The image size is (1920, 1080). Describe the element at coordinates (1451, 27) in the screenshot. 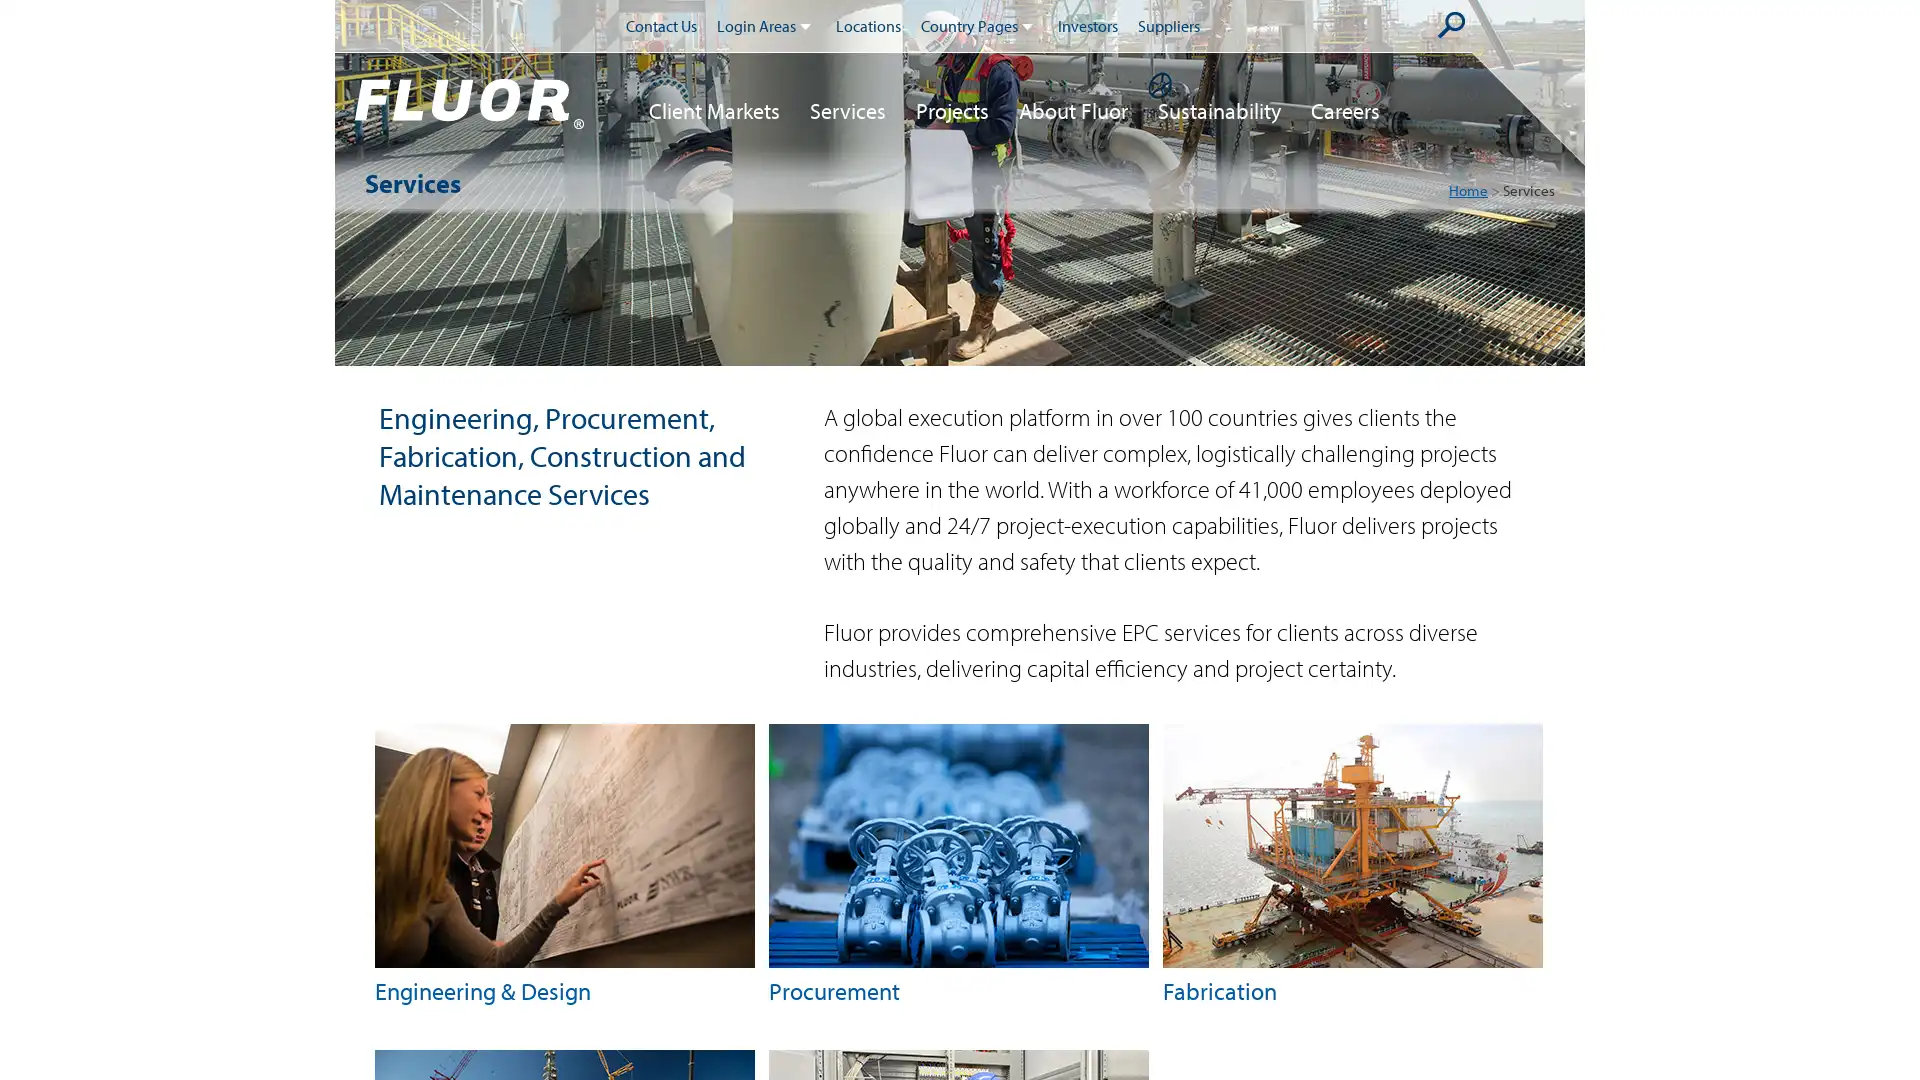

I see `Submit Search` at that location.